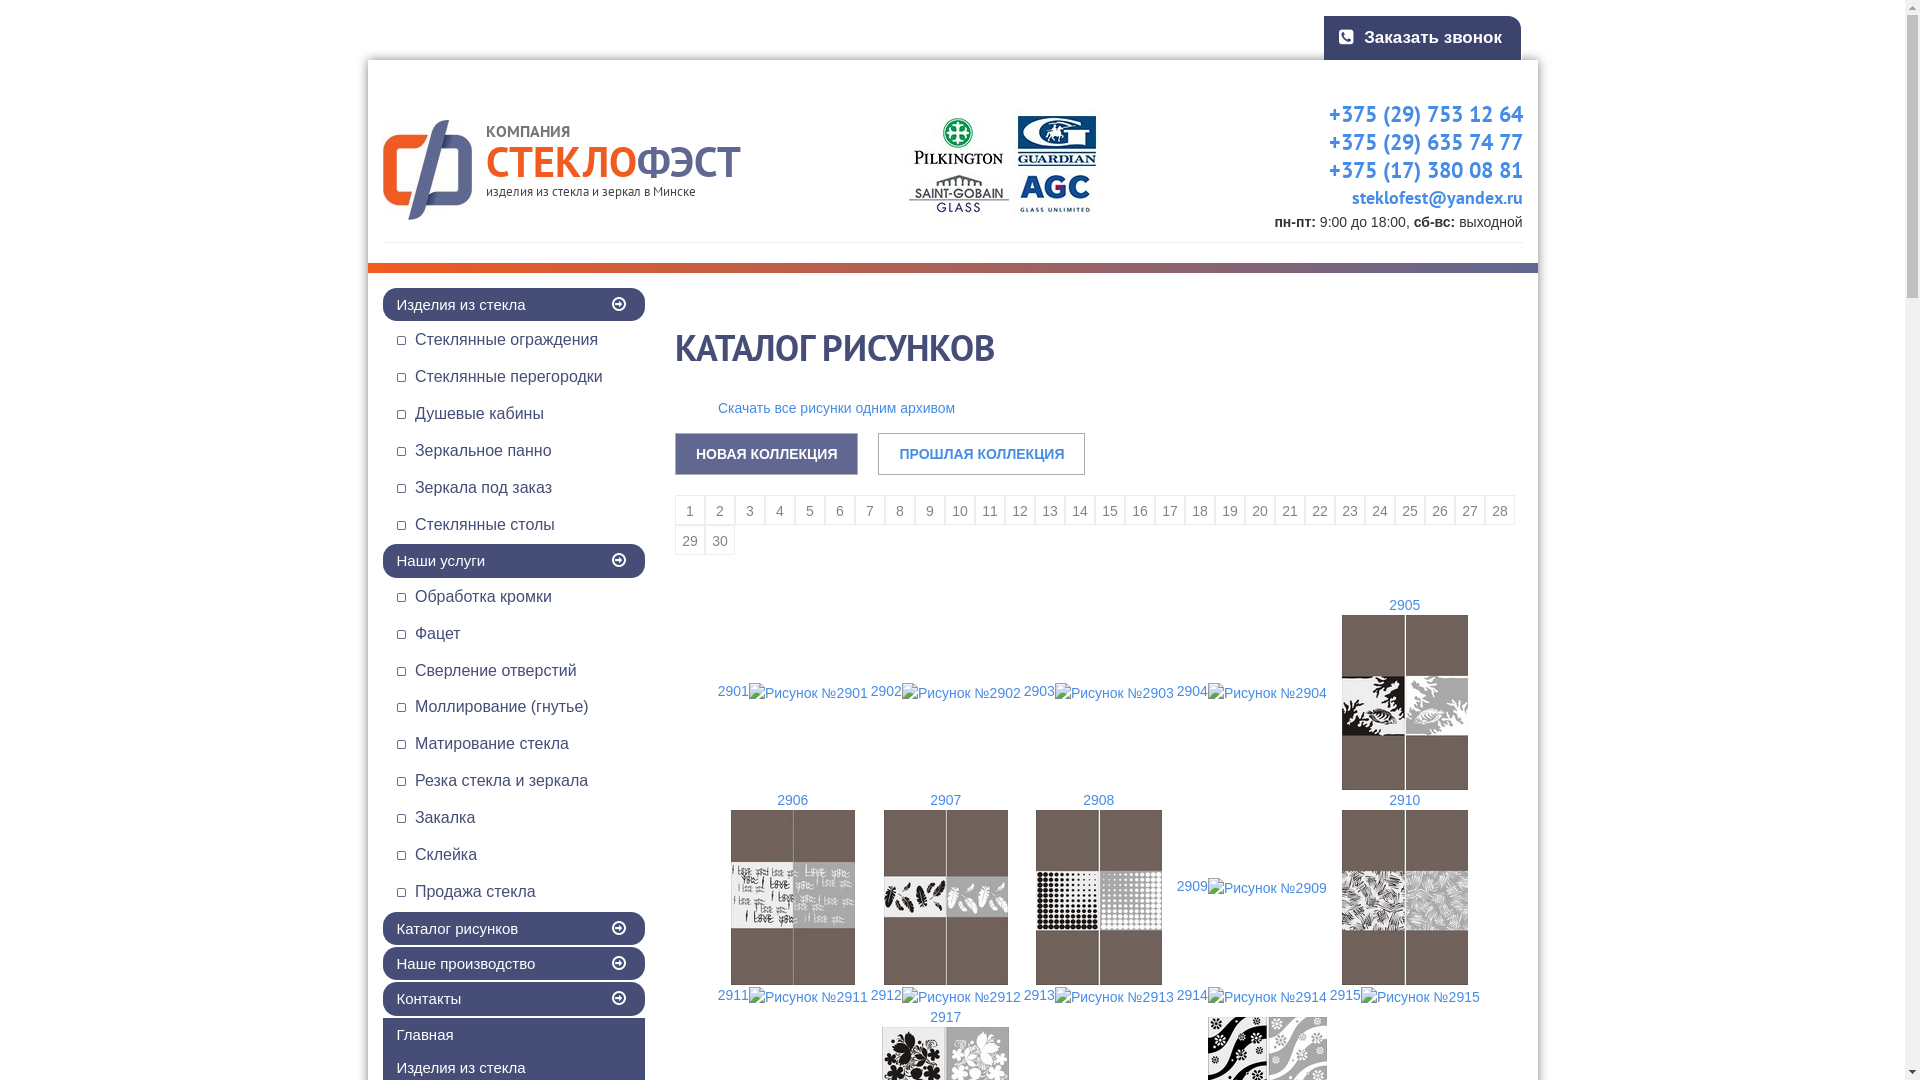  I want to click on '2904', so click(1175, 690).